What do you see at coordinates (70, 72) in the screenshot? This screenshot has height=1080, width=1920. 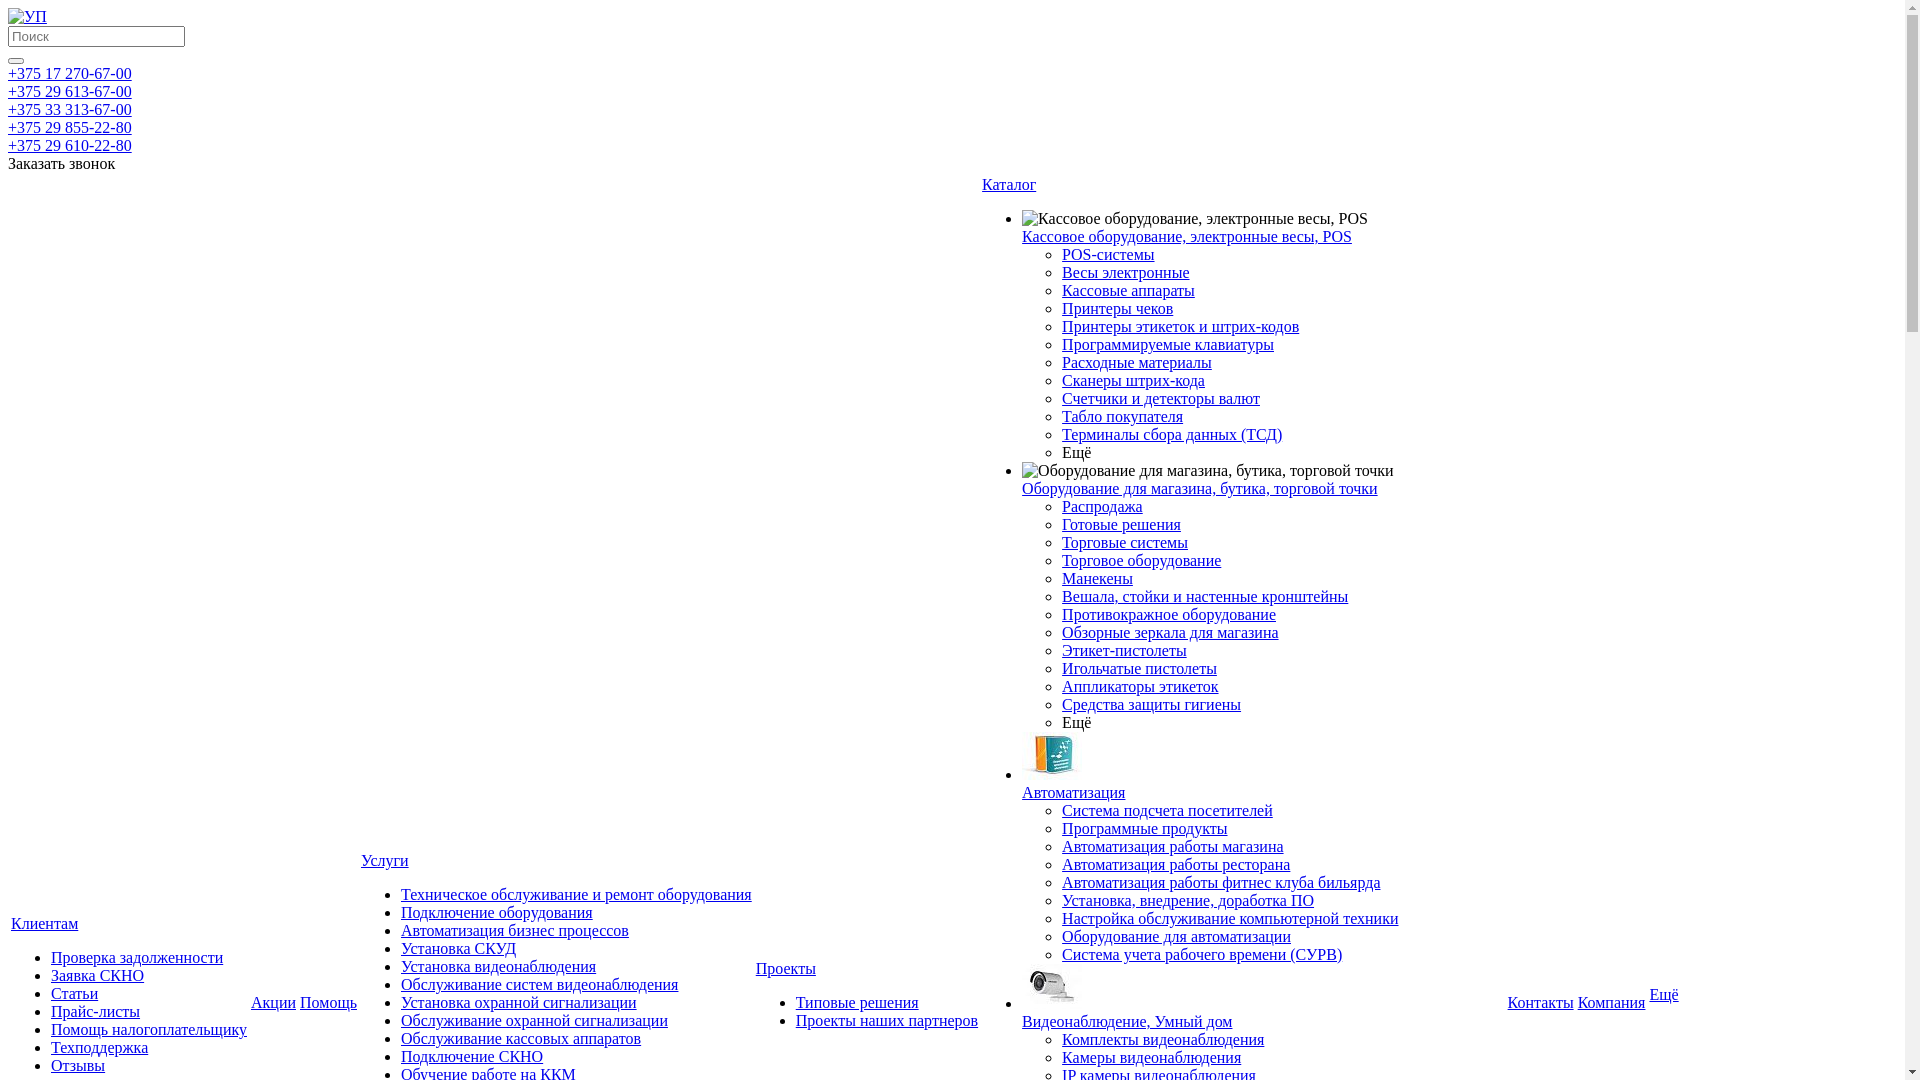 I see `'+375 17 270-67-00'` at bounding box center [70, 72].